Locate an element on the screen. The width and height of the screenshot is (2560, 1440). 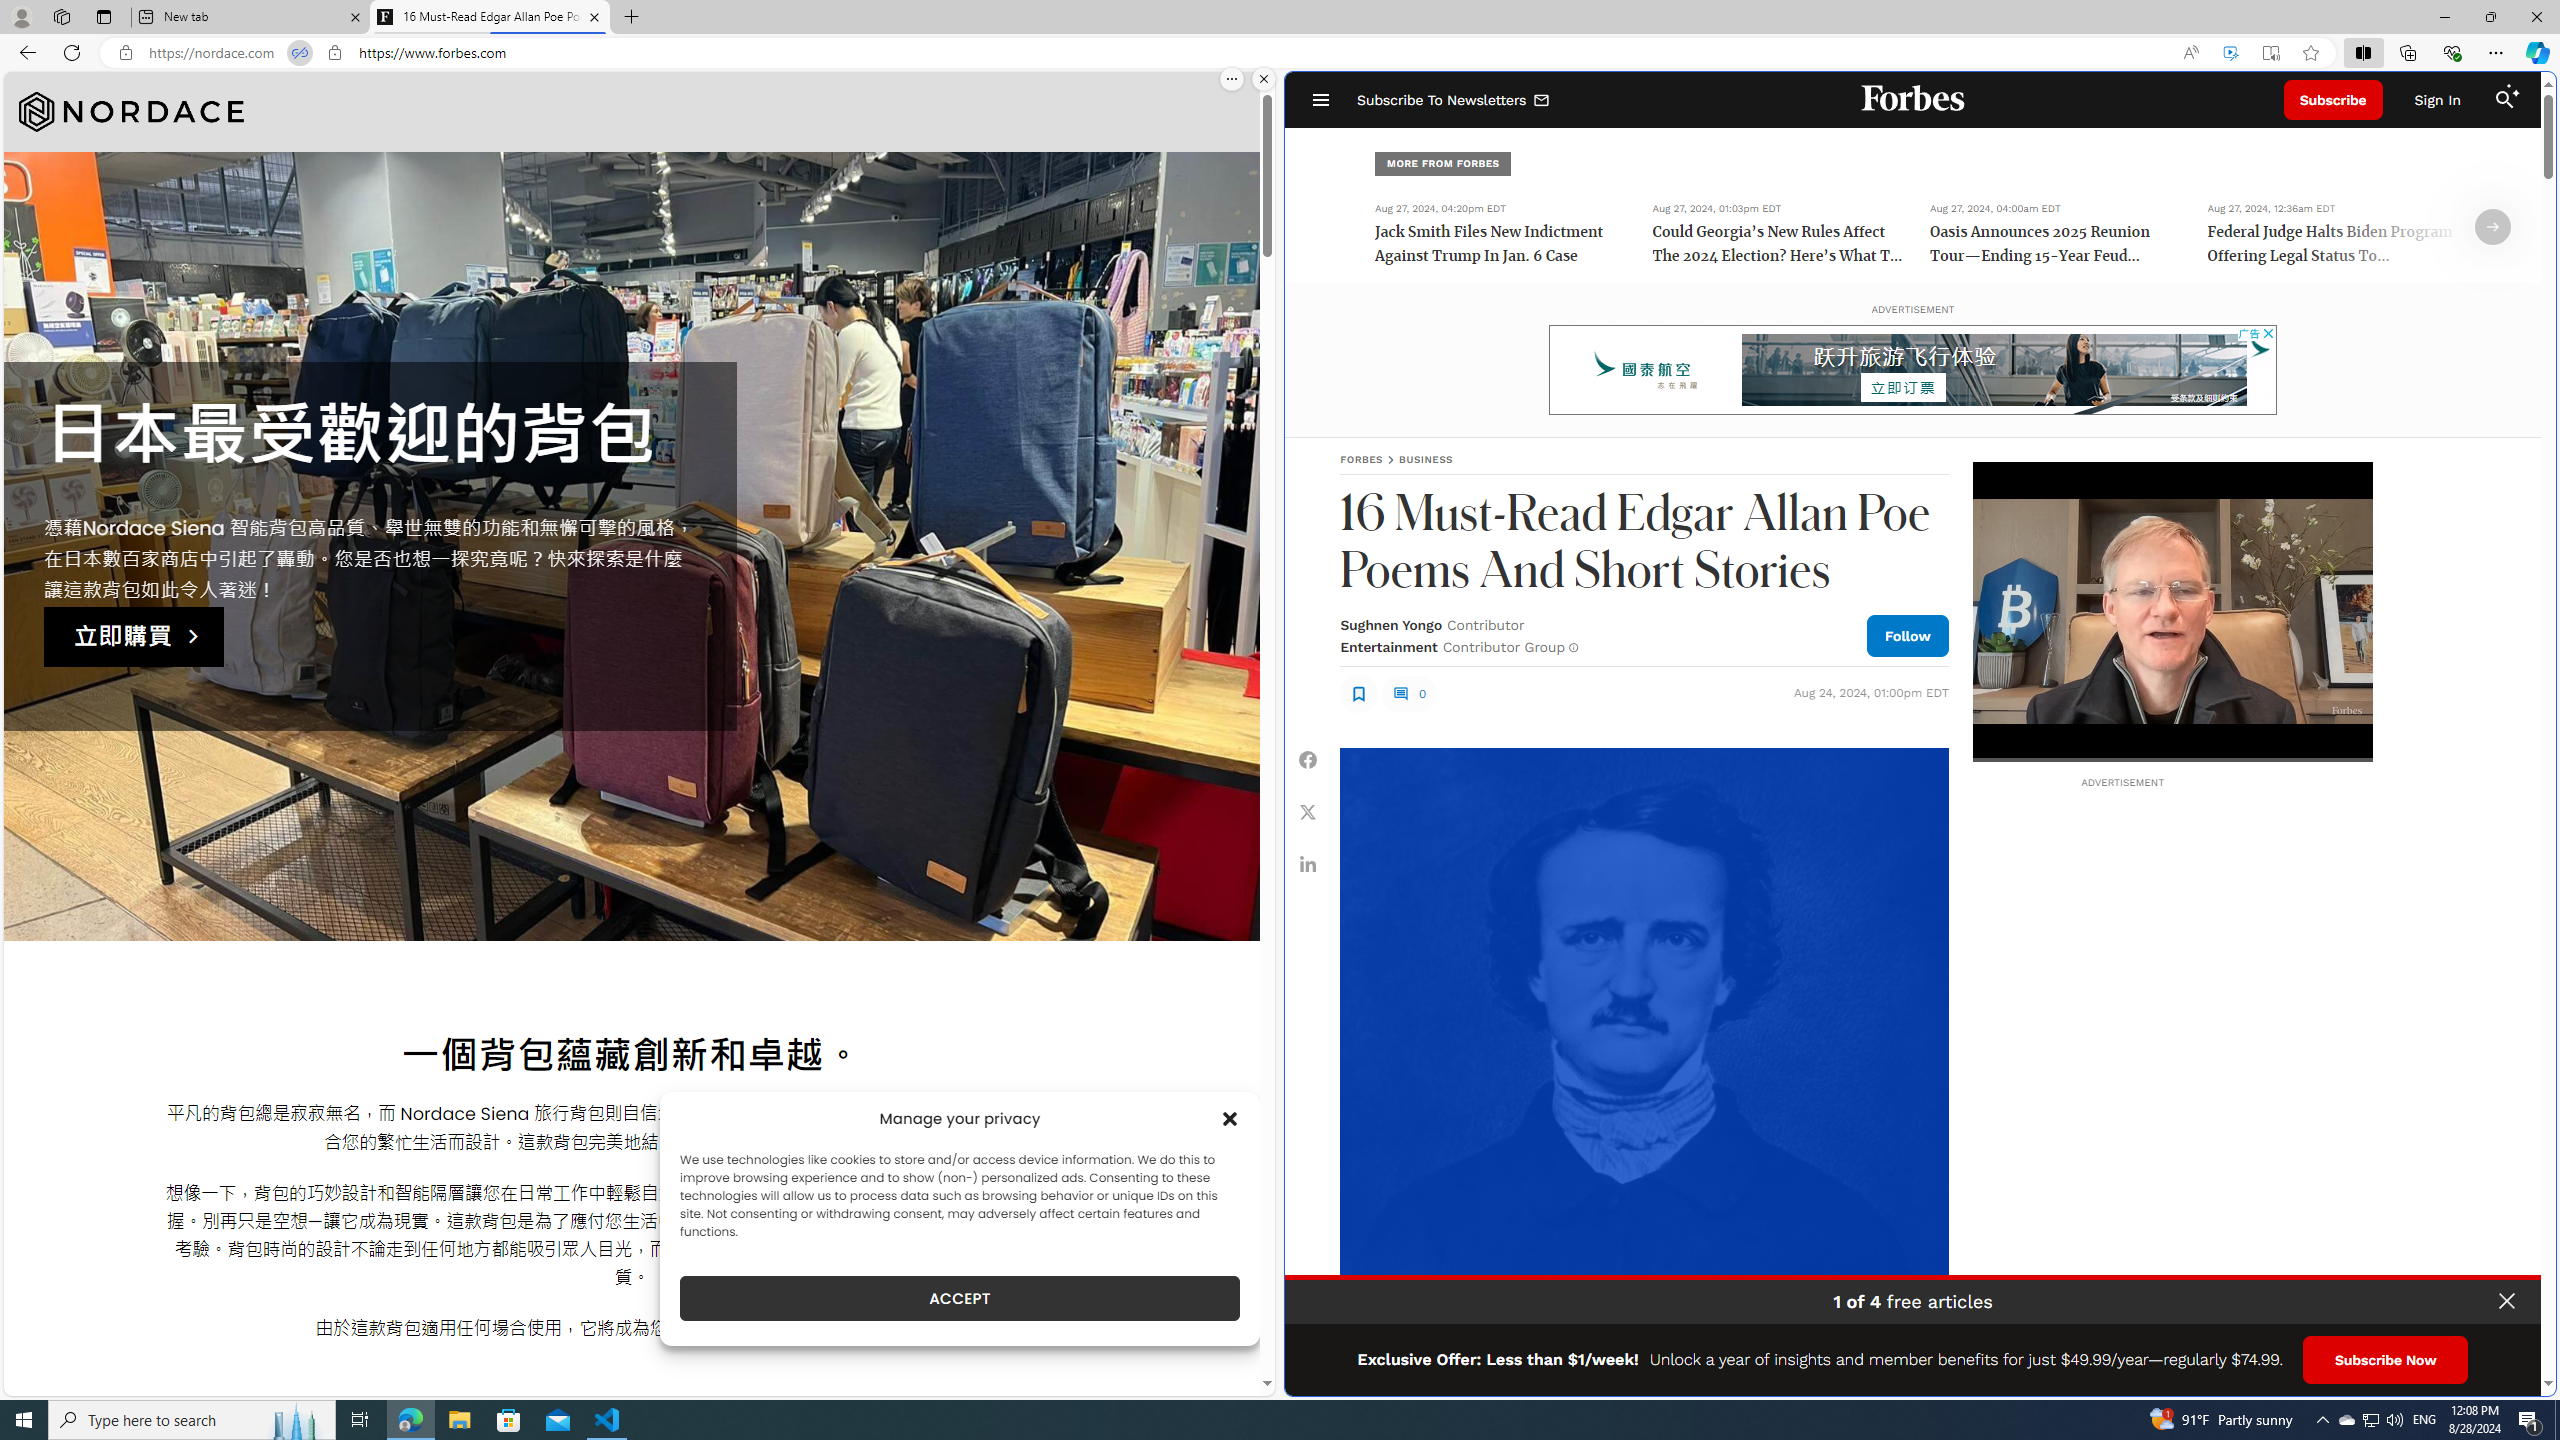
'Class: sparkles_svg__fs-icon sparkles_svg__fs-icon--sparkles' is located at coordinates (2515, 89).